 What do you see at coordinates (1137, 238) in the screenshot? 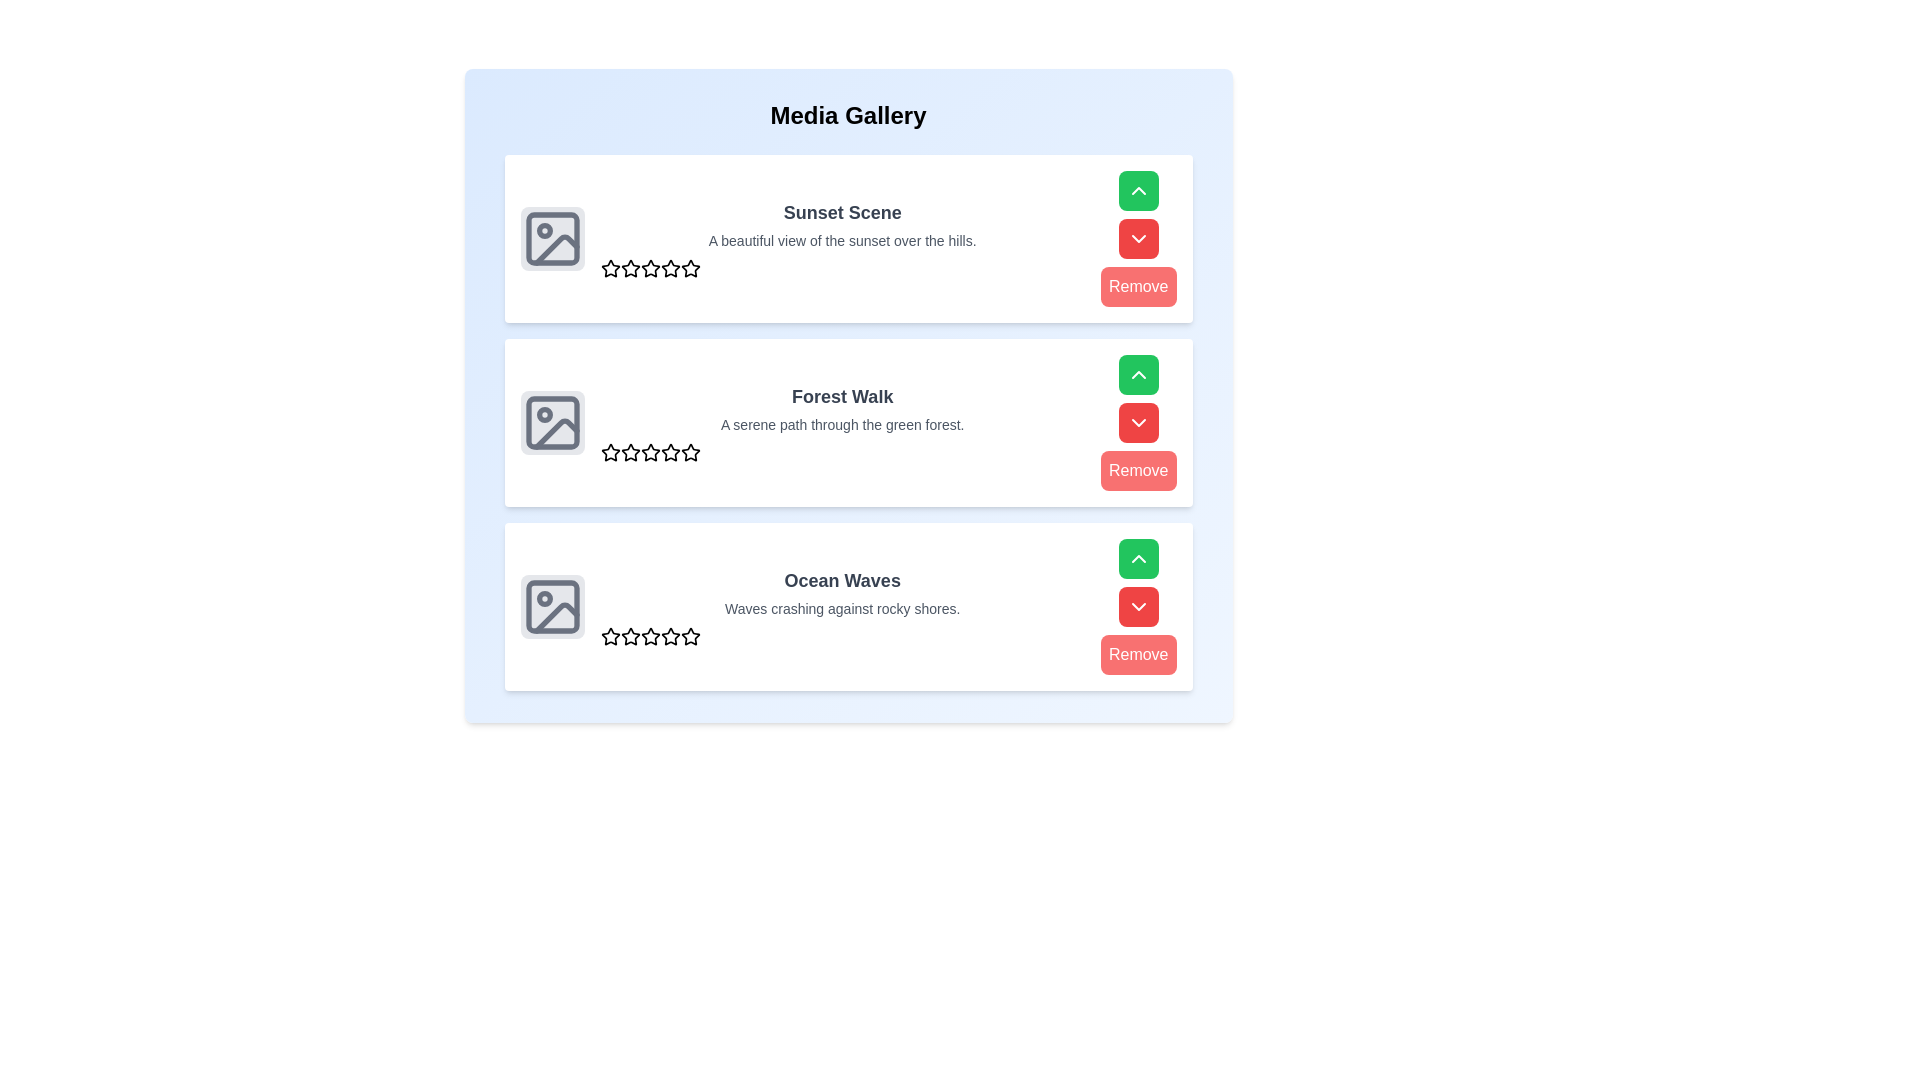
I see `'down' button associated with the media item 'Sunset Scene' to decrease its rating` at bounding box center [1137, 238].